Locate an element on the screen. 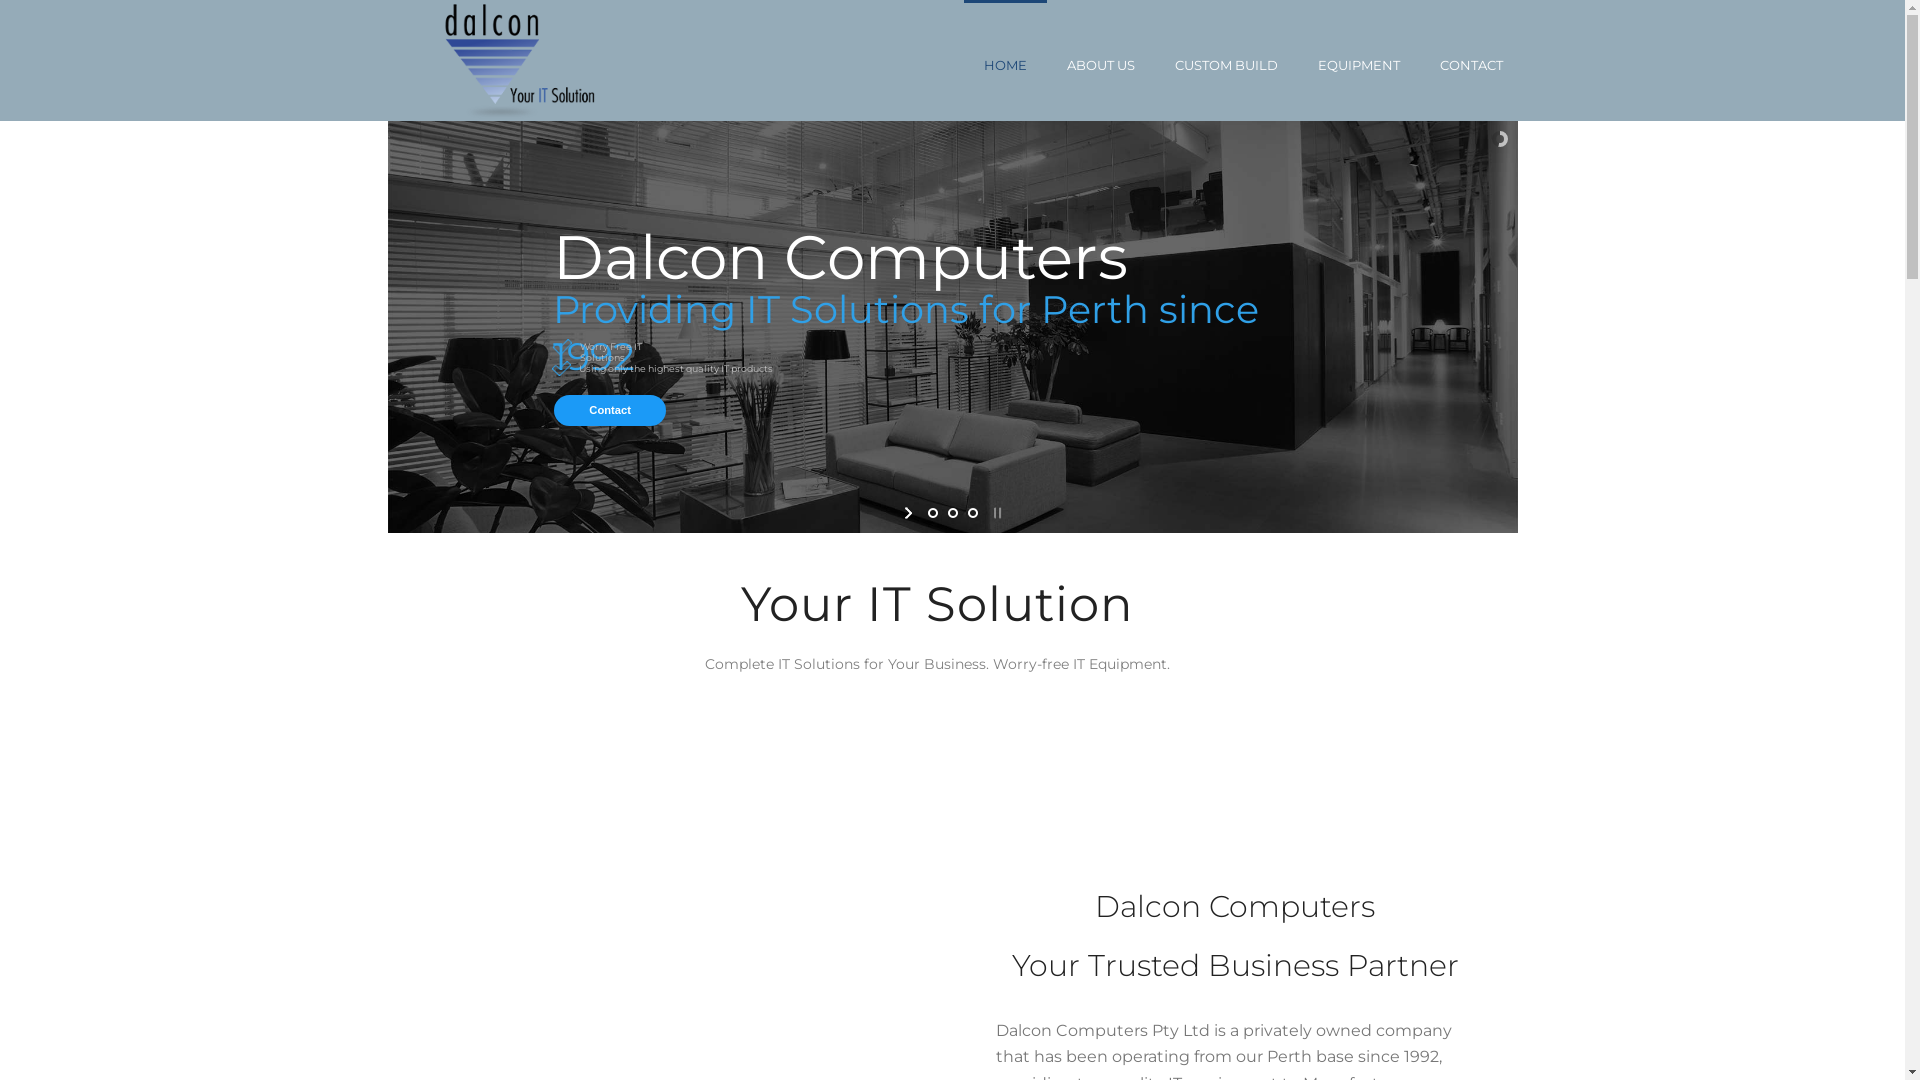 This screenshot has height=1080, width=1920. 'CONTACT' is located at coordinates (1471, 59).